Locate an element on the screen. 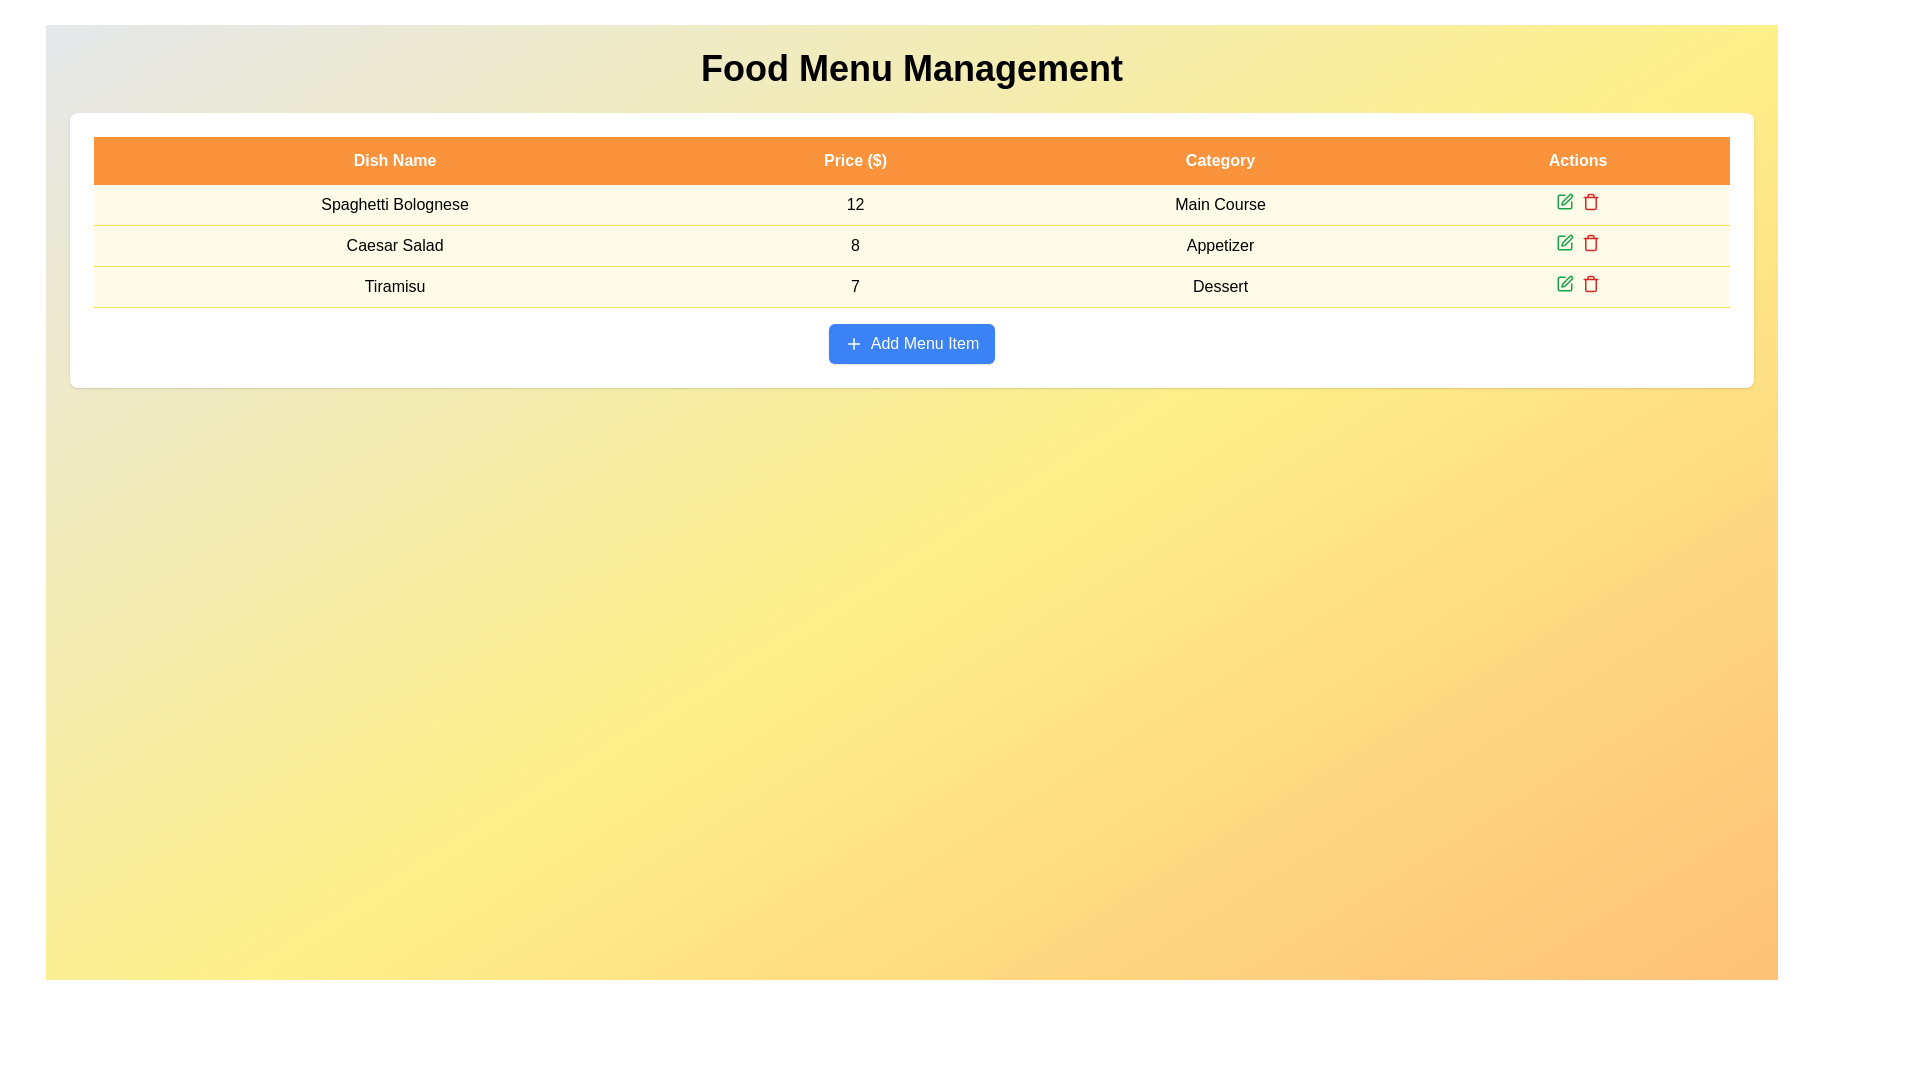  the blue rectangular button labeled 'Add Menu Item' with a '+' icon is located at coordinates (911, 342).